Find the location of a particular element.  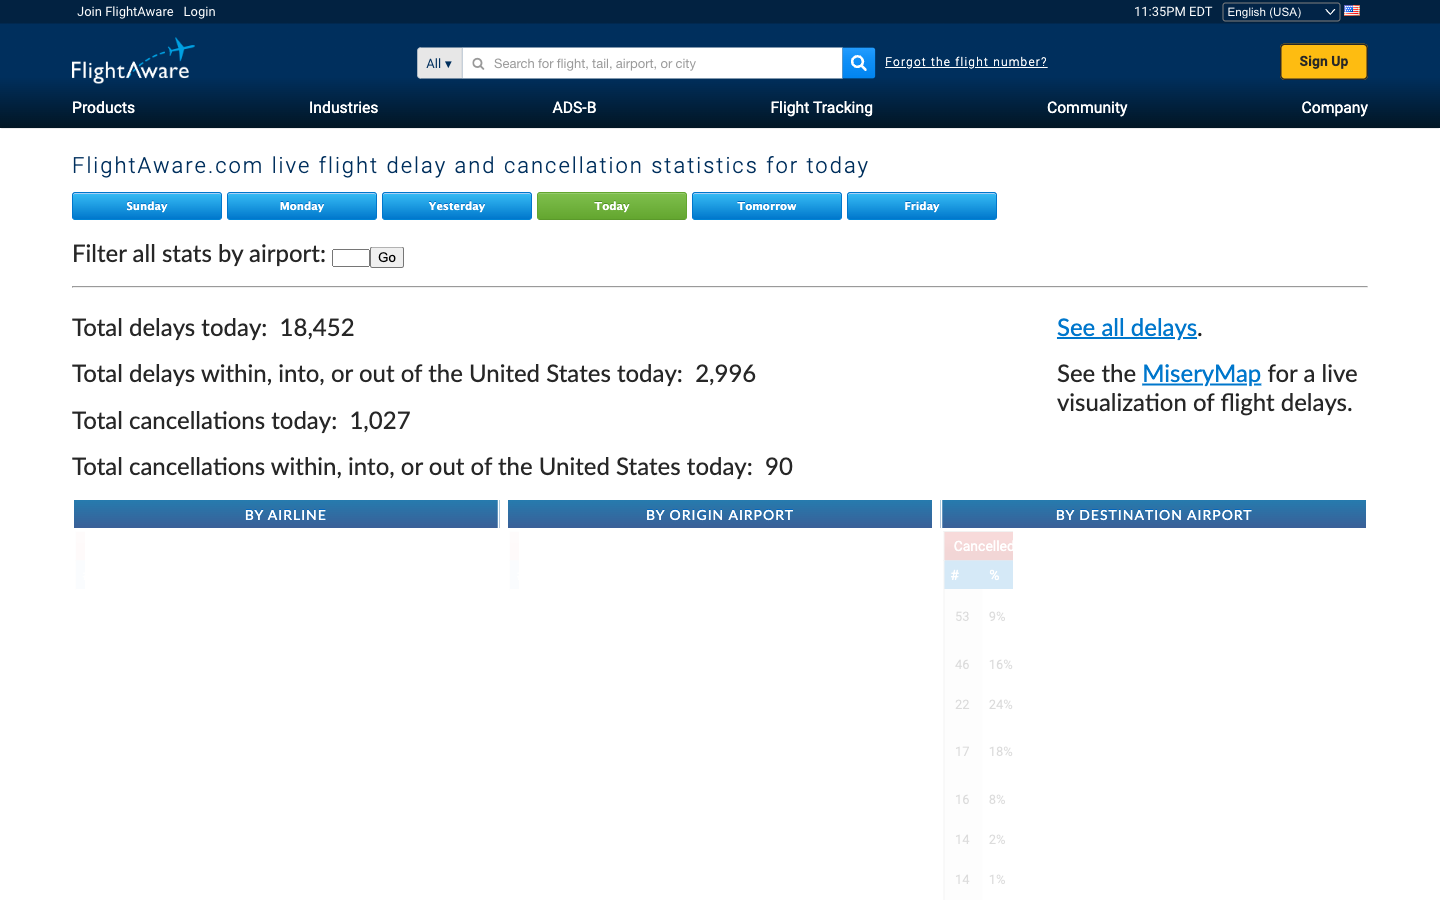

Go to Forgot flight number is located at coordinates (965, 61).